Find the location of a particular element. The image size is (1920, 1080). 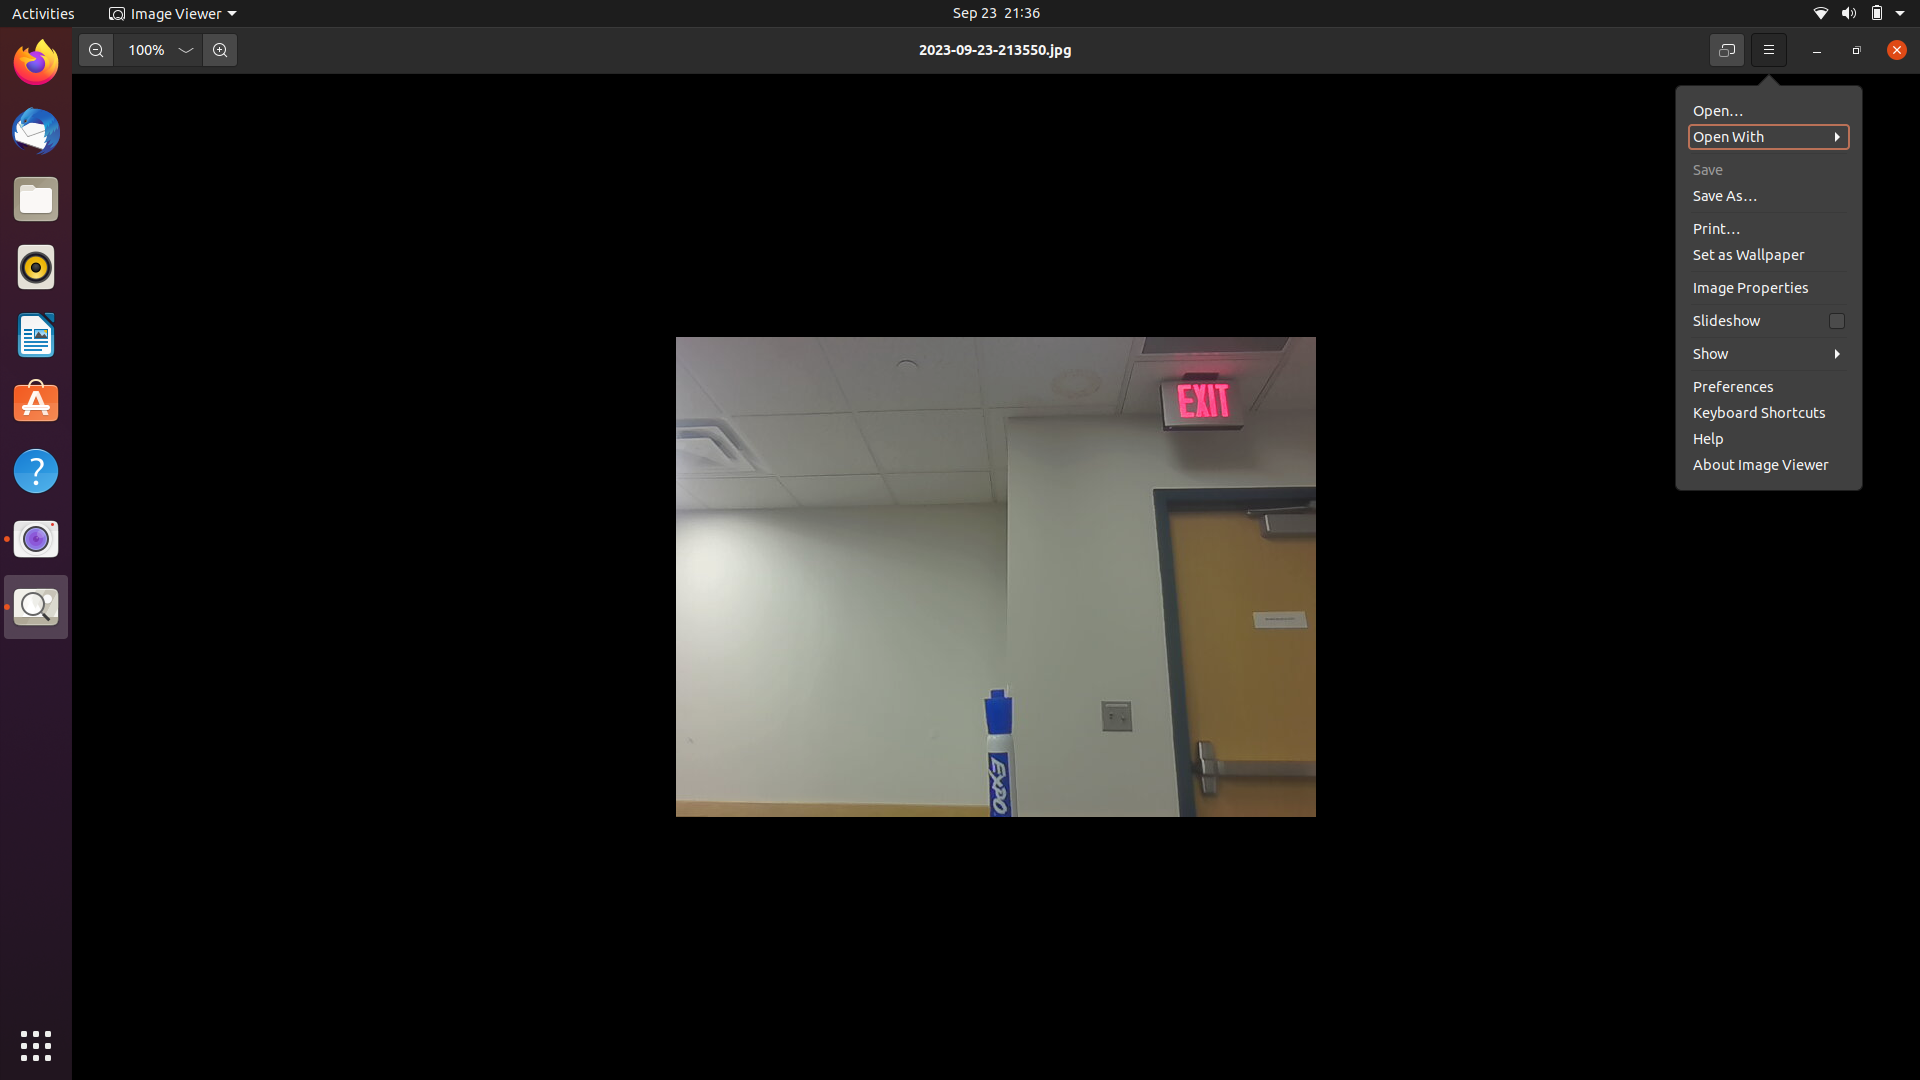

Shrink the image by one level is located at coordinates (94, 49).